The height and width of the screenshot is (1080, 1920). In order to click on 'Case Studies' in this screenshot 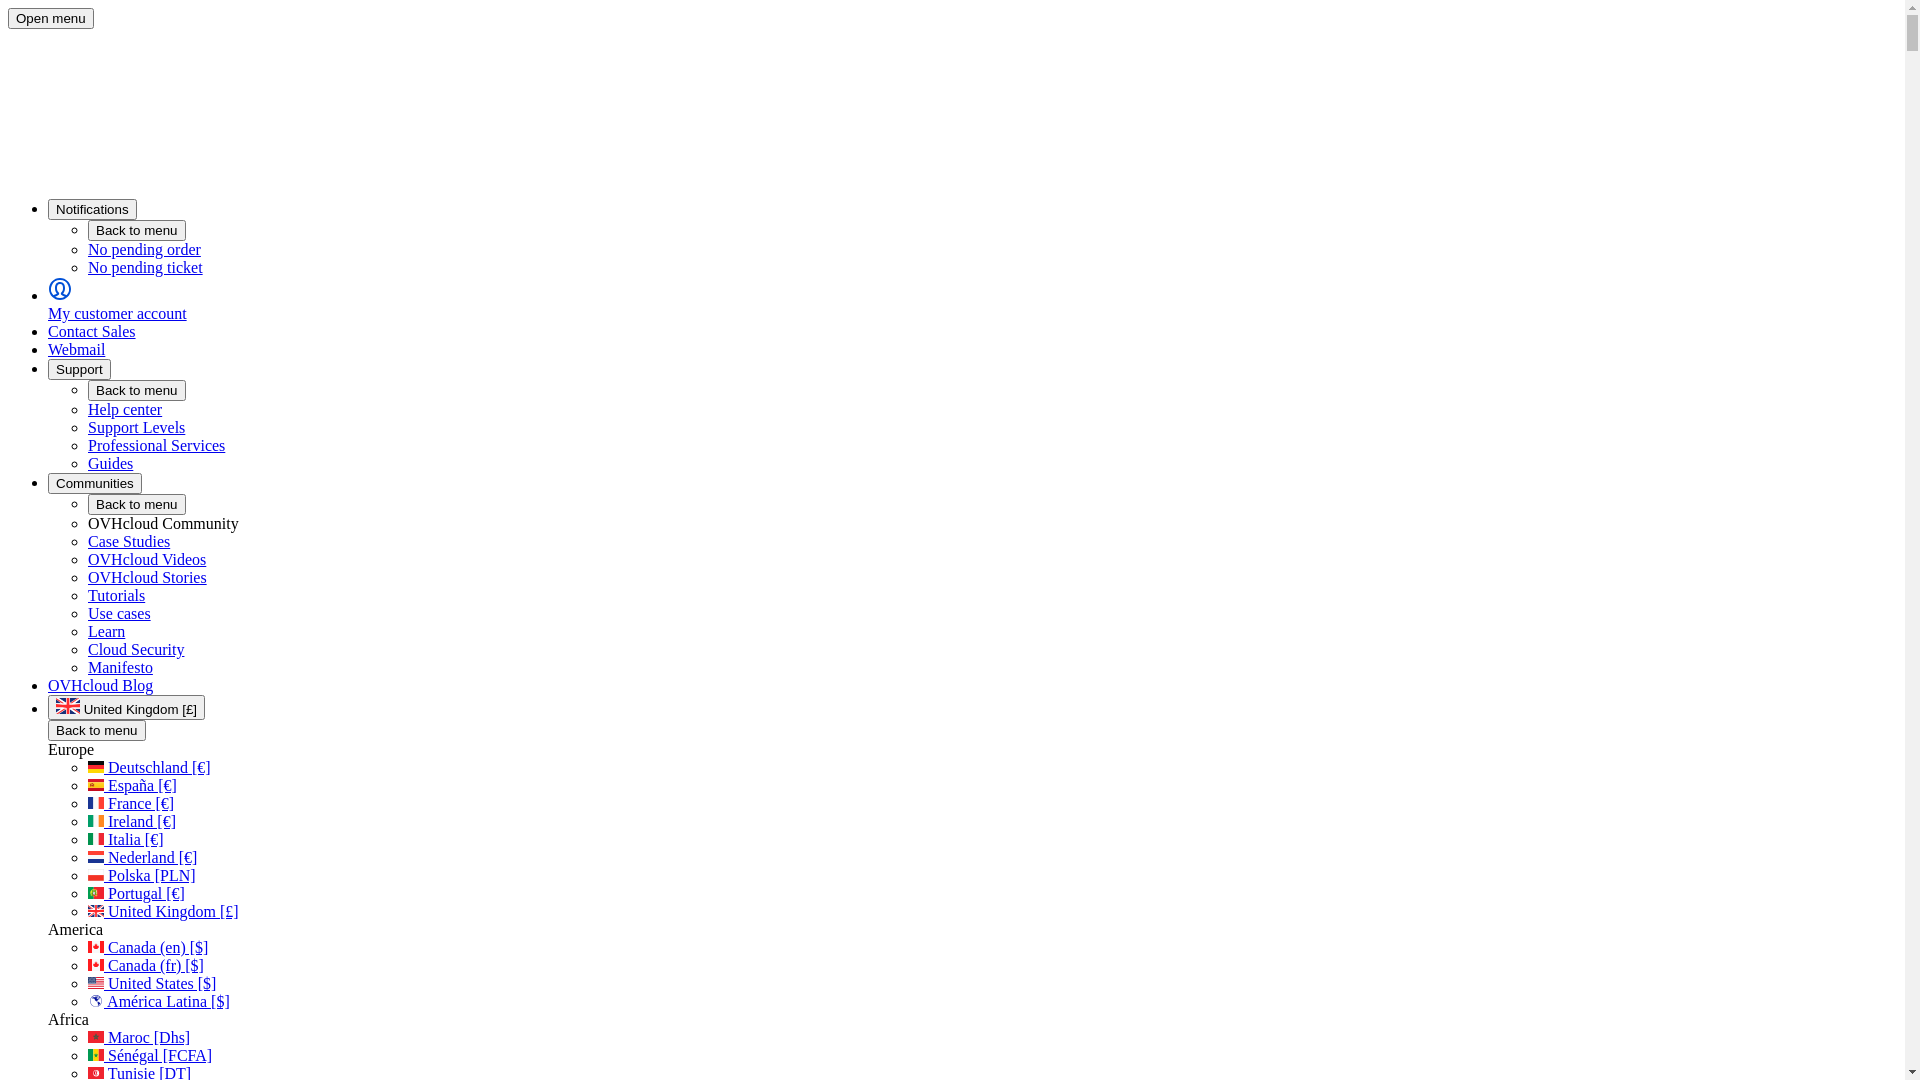, I will do `click(86, 541)`.